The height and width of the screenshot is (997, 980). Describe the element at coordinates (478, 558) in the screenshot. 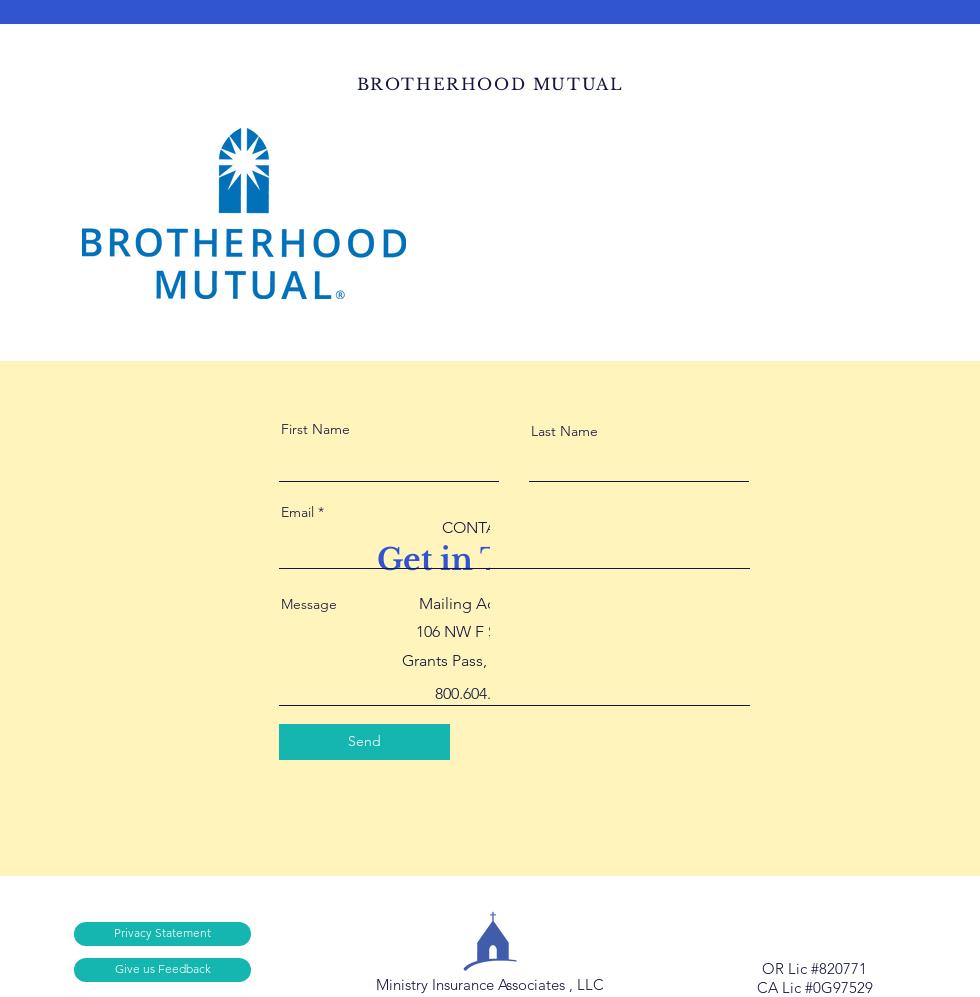

I see `'Get in Touch'` at that location.